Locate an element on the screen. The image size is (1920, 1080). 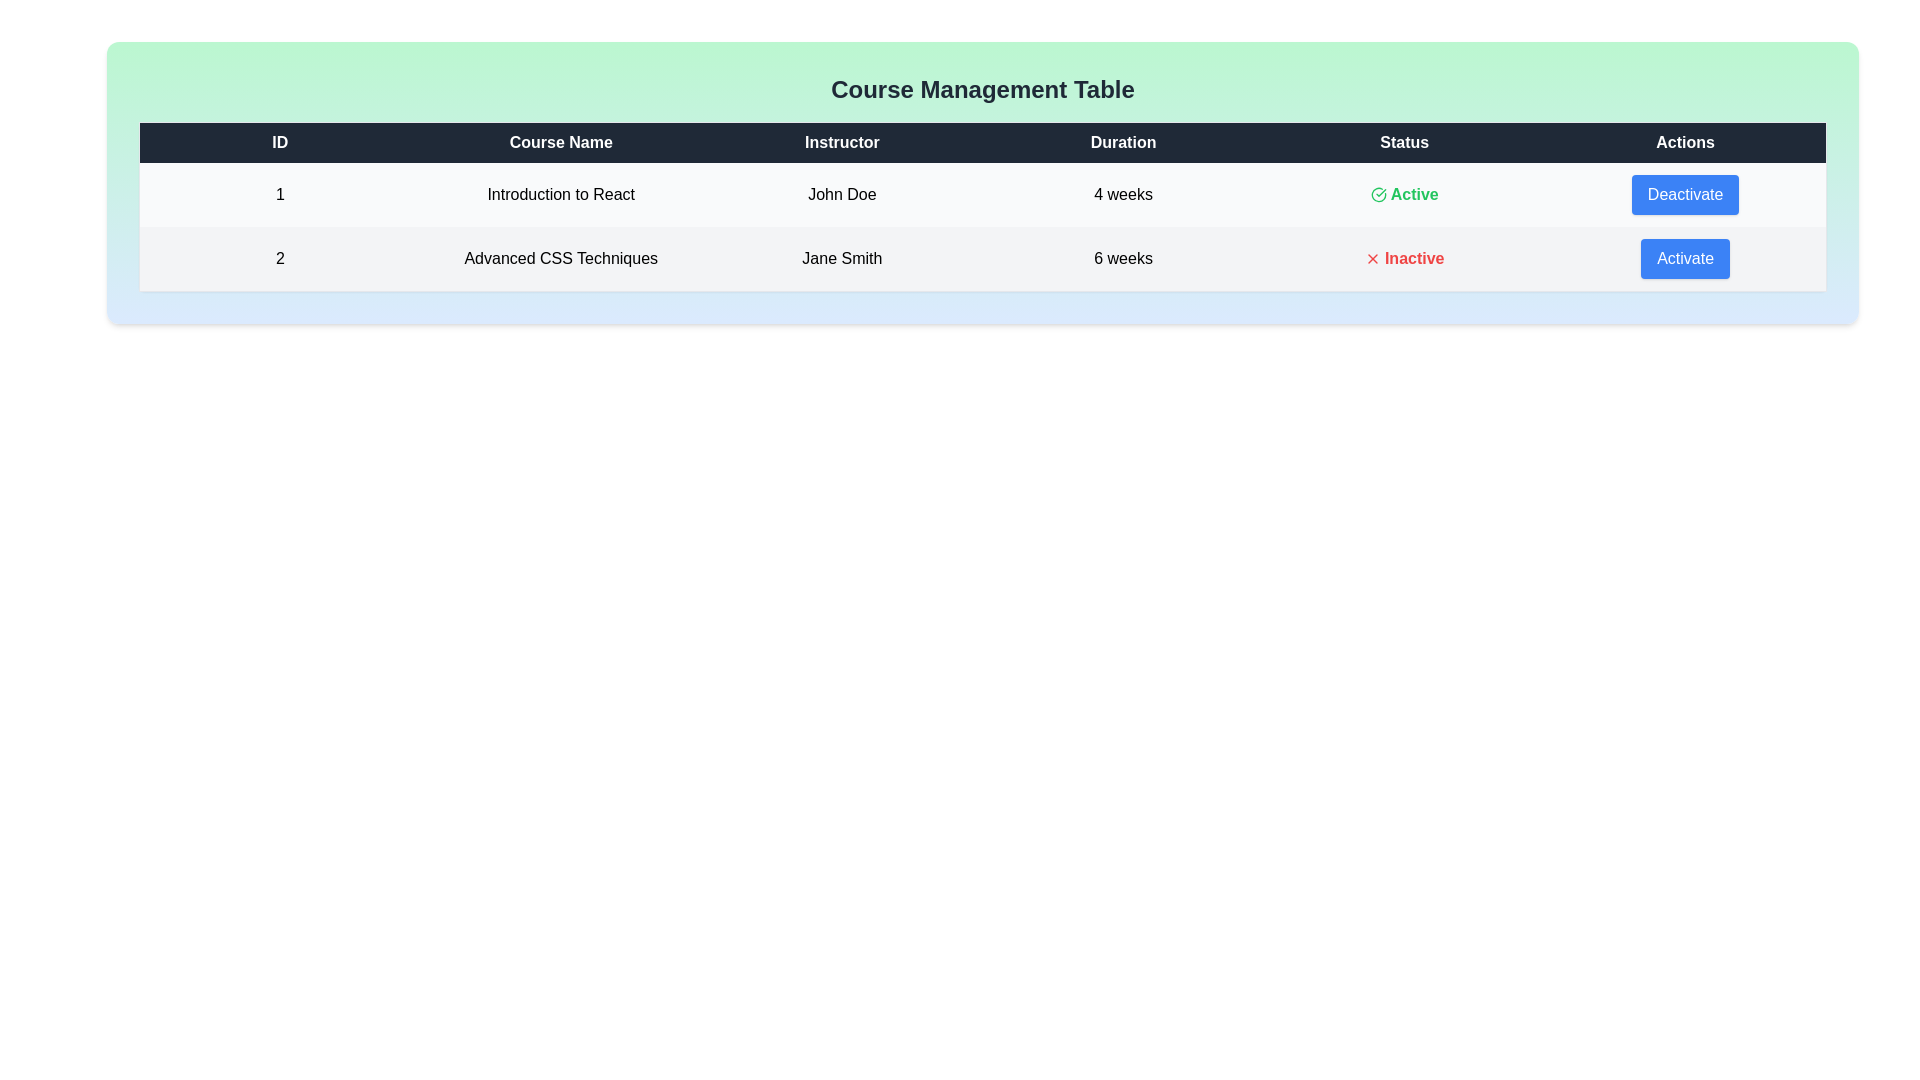
the Text label that identifies the course name, which is the second column of the first data row in the table, adjacent to '1' on the left and 'John Doe' on the right is located at coordinates (560, 195).